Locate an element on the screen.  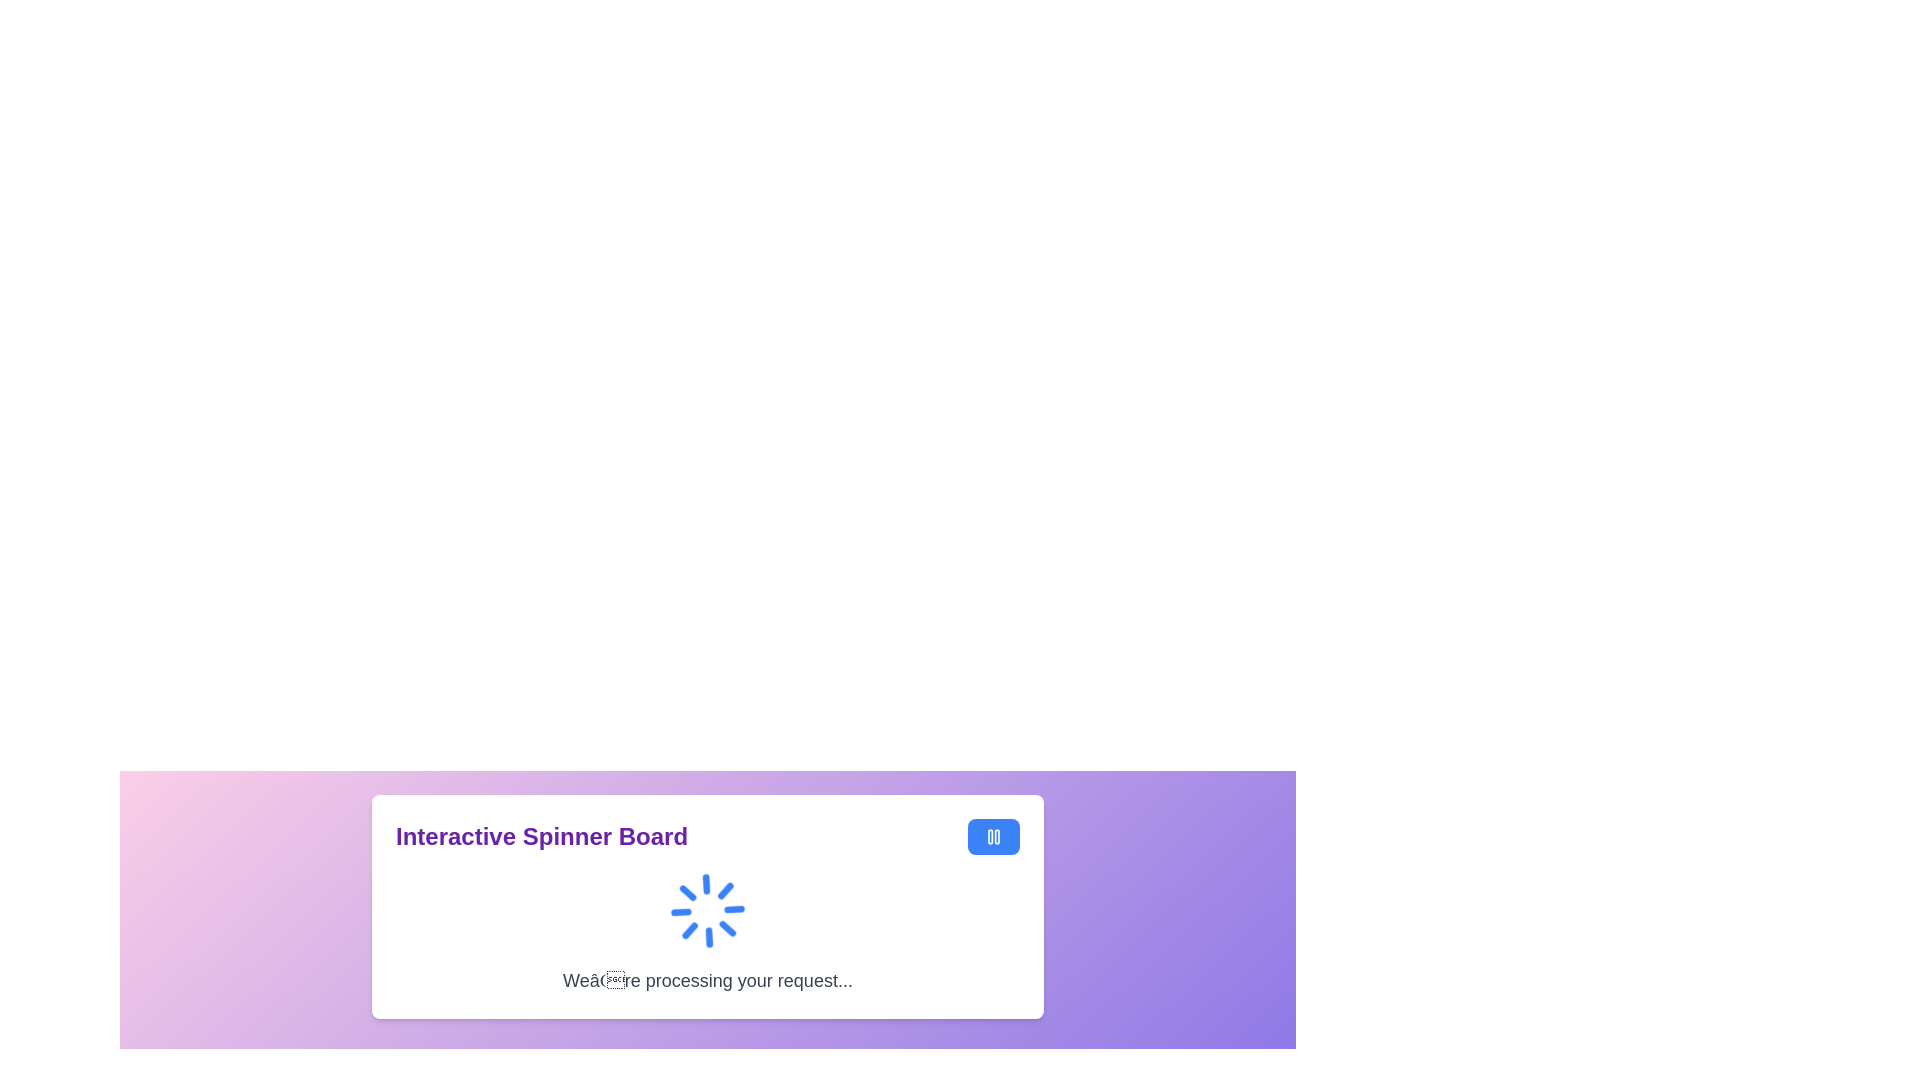
the decorative segment of the spinner located under the title 'Interactive Spinner Board', positioned clockwise to the upper-right side of the spinner's center is located at coordinates (689, 929).